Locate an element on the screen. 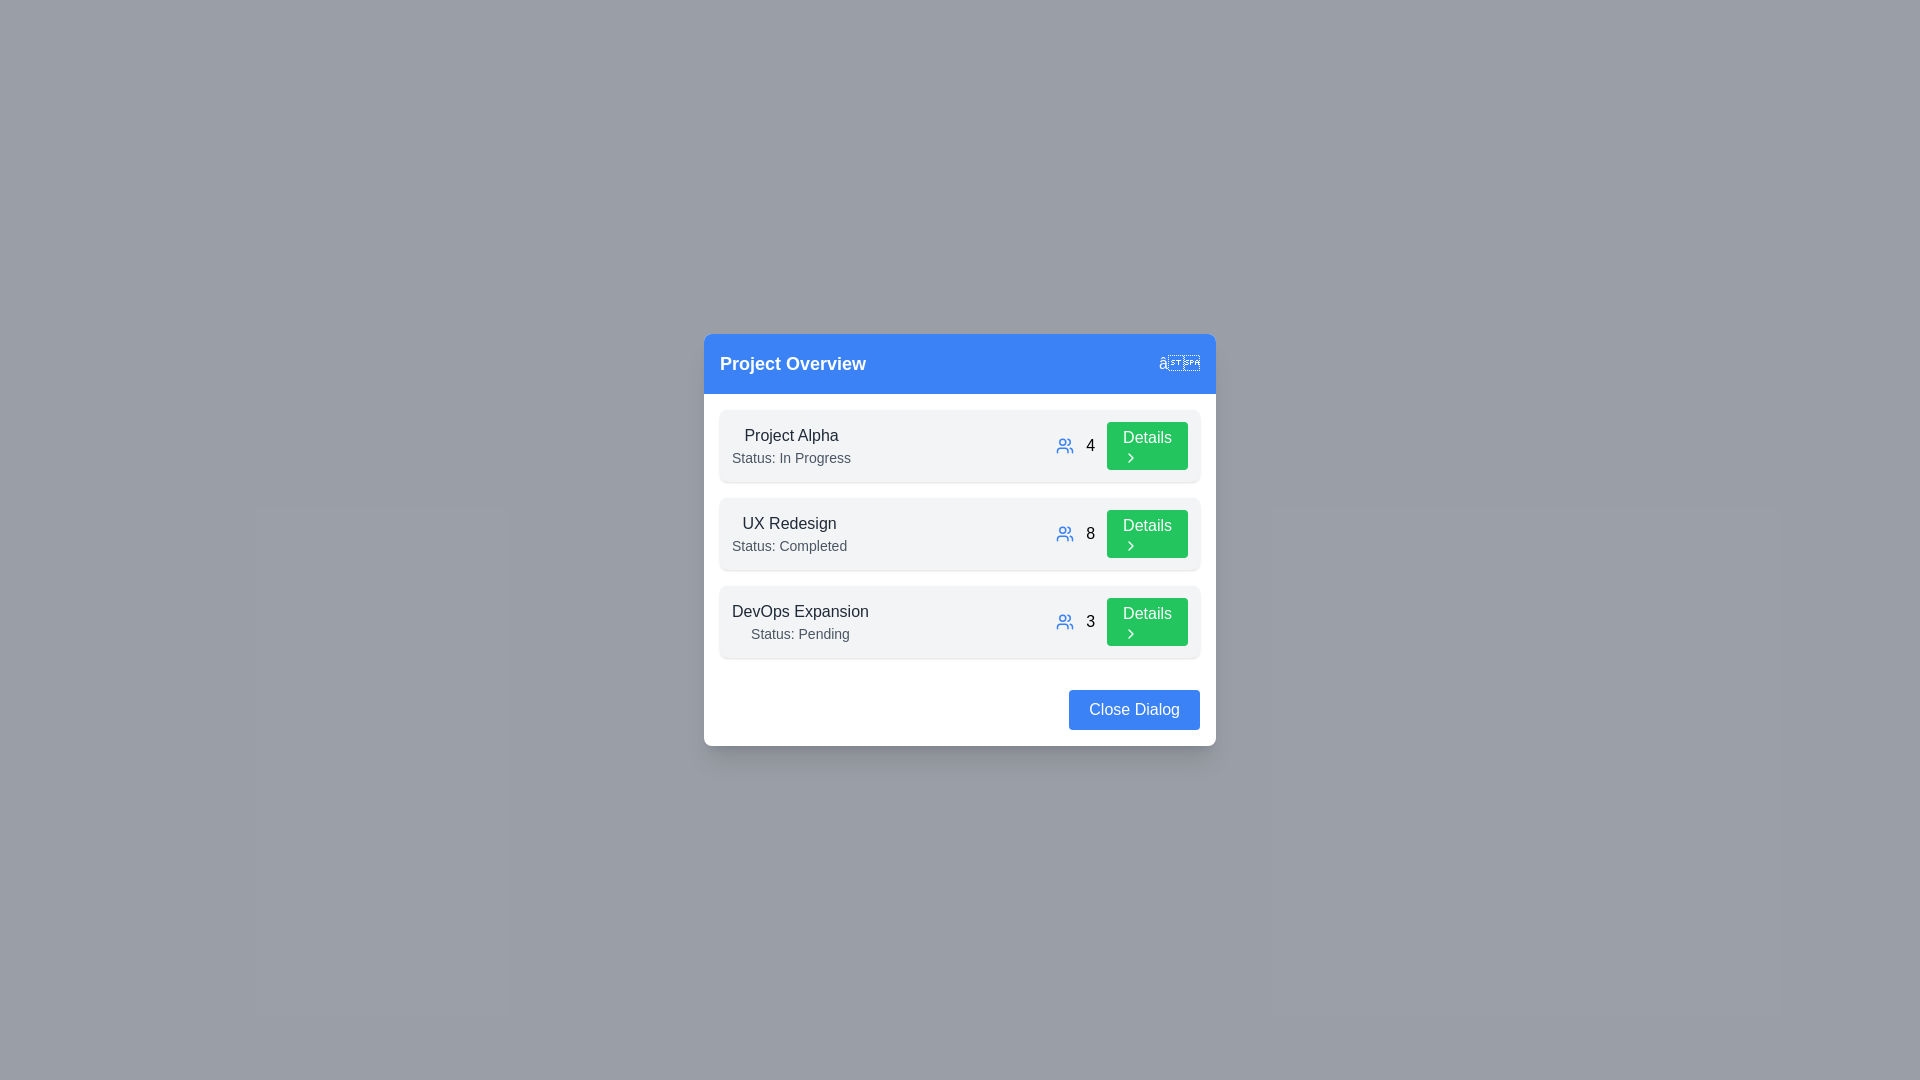  the 'Details' button for the project with ID 1 is located at coordinates (1147, 445).